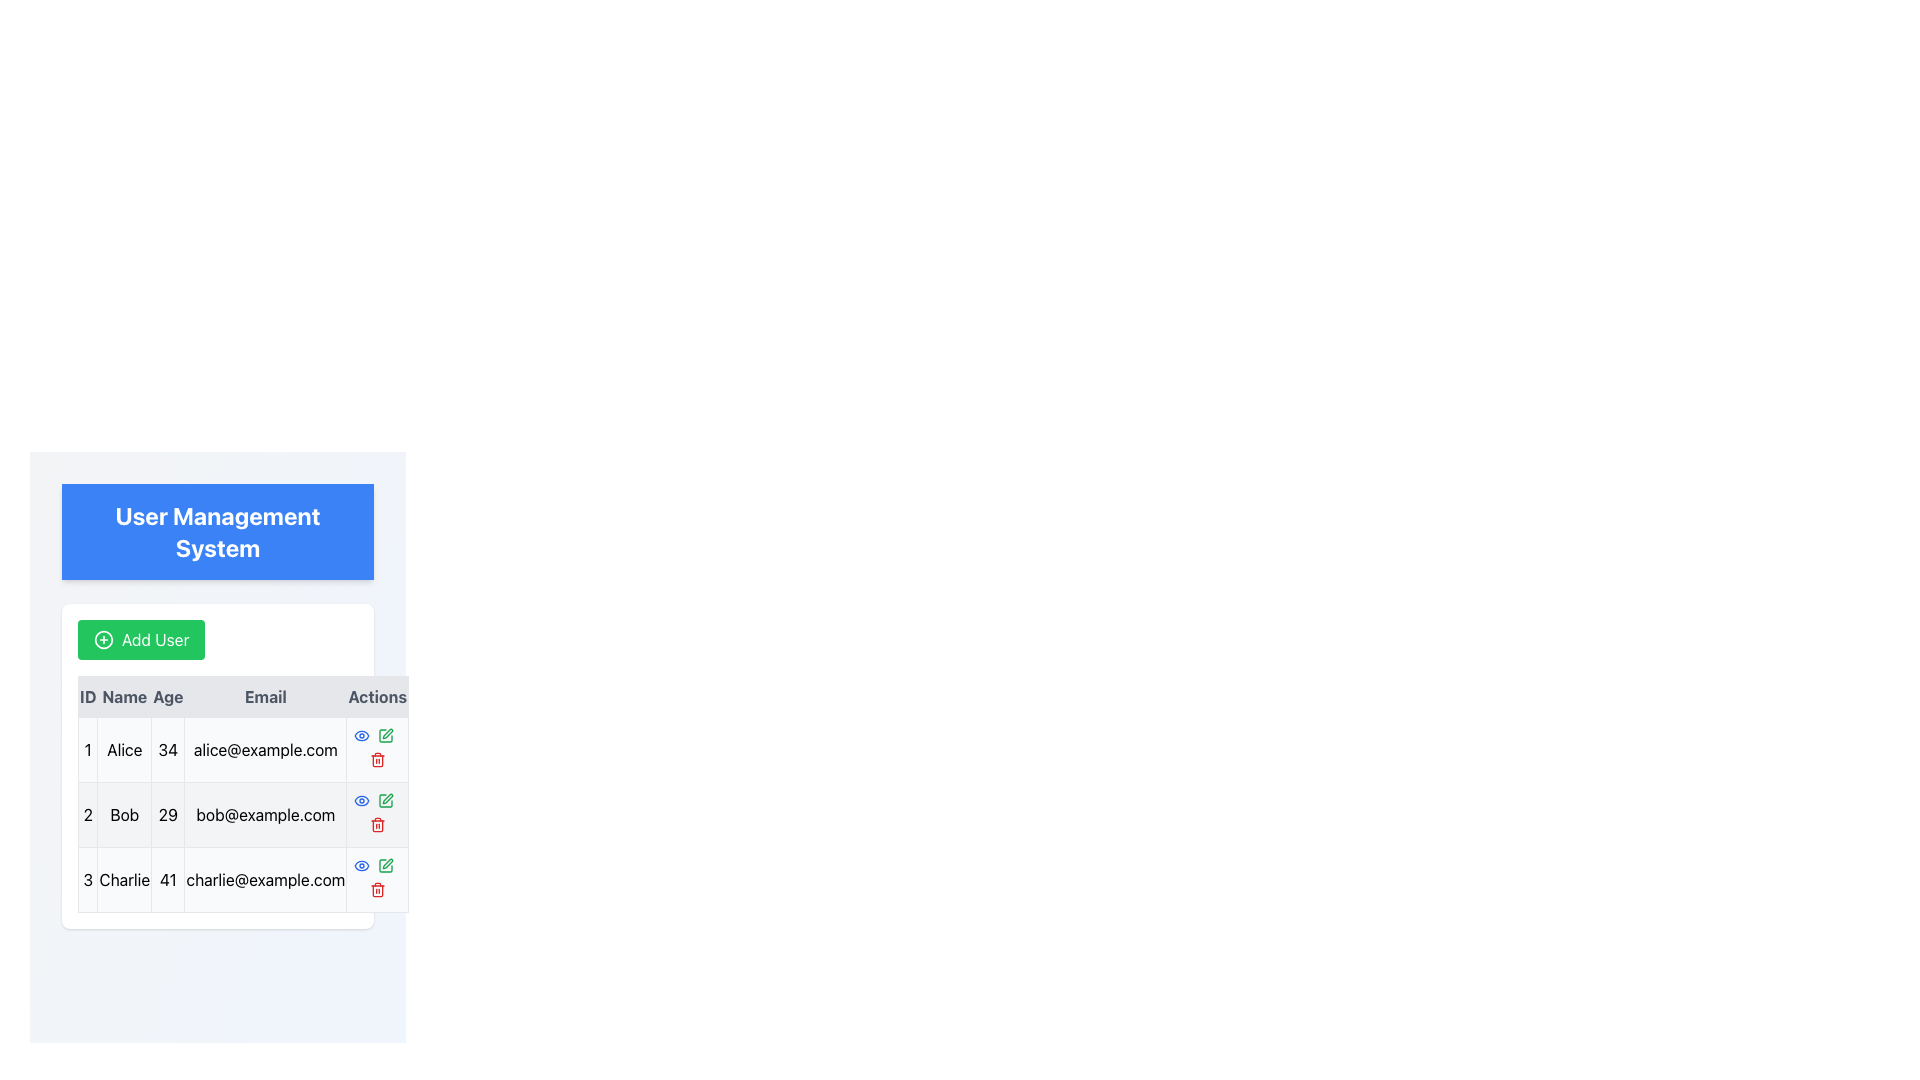 The height and width of the screenshot is (1080, 1920). Describe the element at coordinates (385, 865) in the screenshot. I see `the edit action icon button located in the third row of the 'Actions' column of the user management table to change its color` at that location.